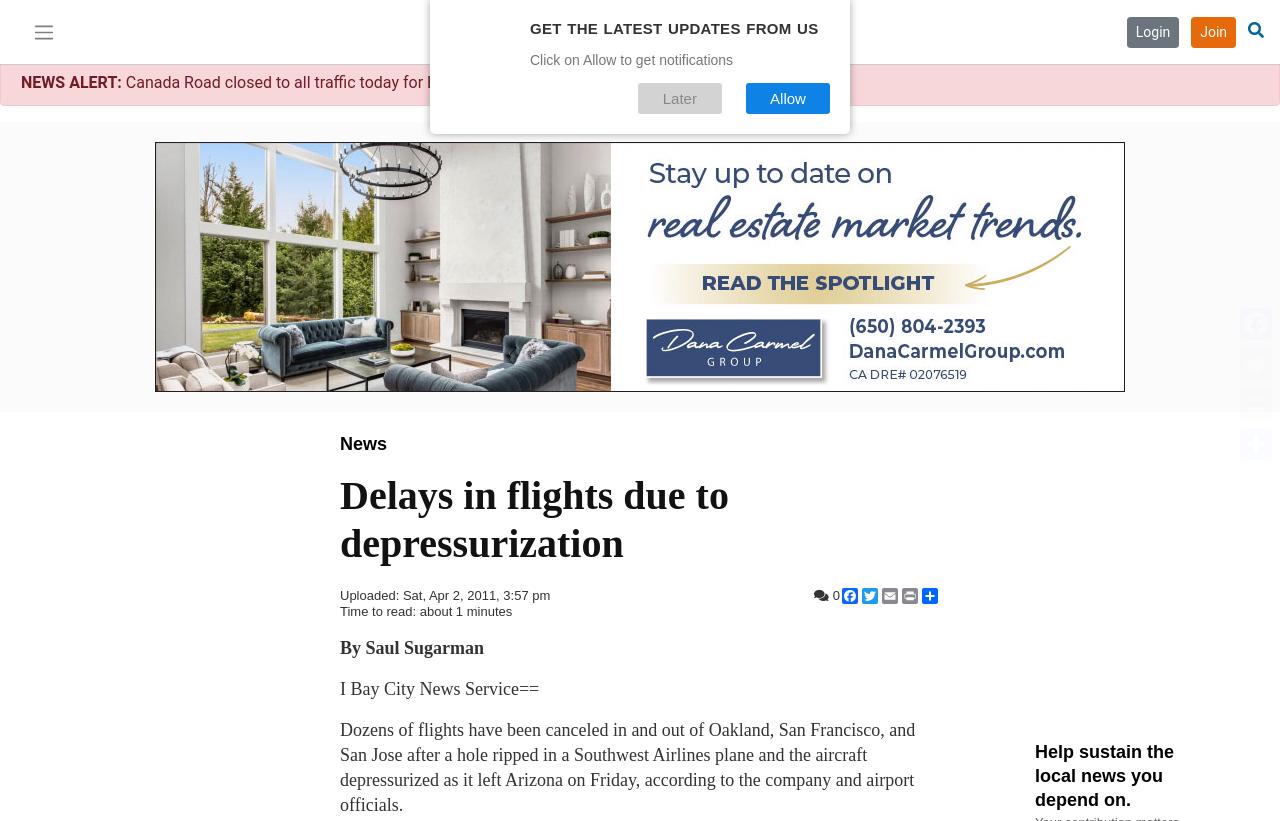  Describe the element at coordinates (534, 519) in the screenshot. I see `'Delays in flights due to depressurization'` at that location.